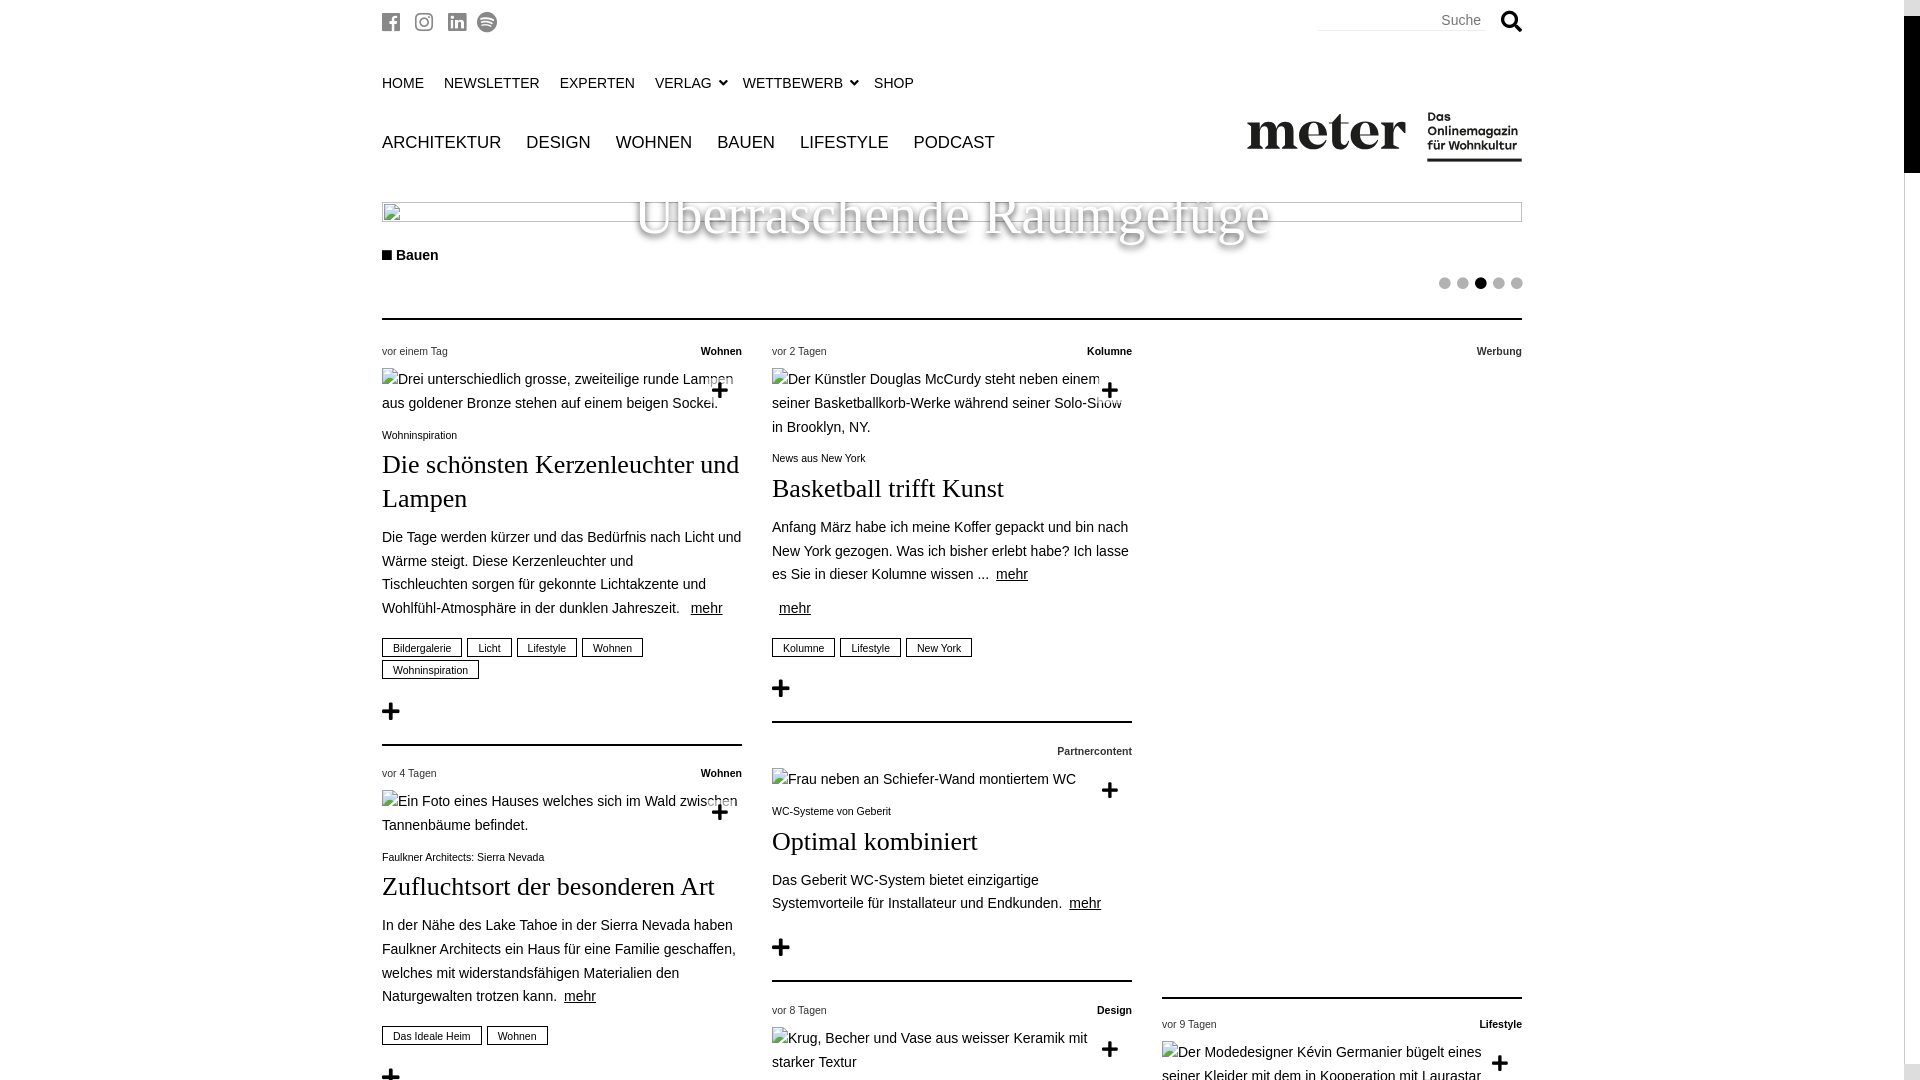  Describe the element at coordinates (1096, 1010) in the screenshot. I see `'Design'` at that location.